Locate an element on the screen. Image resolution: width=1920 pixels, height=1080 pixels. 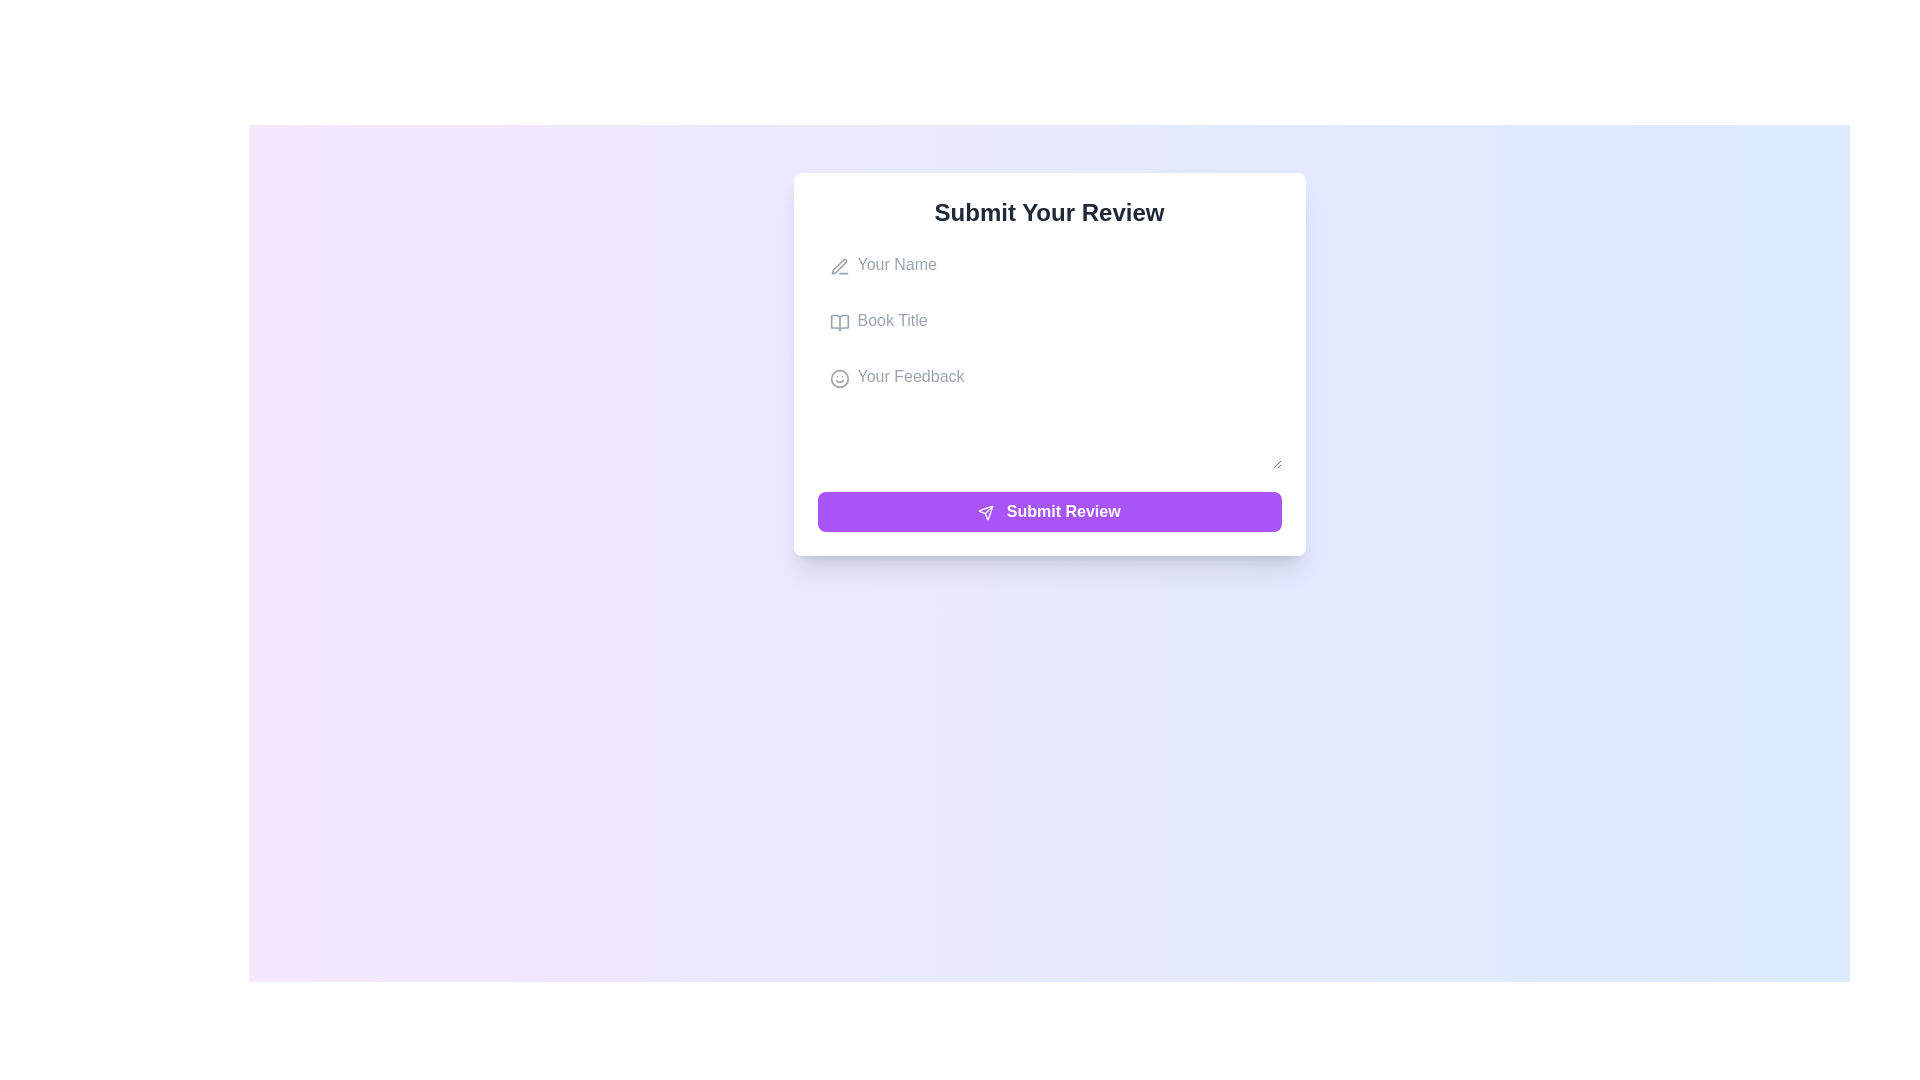
the graphical icon resembling a pen or pencil located near the top-left of the 'Submit Your Review' form, adjacent to the 'Your Name' text field is located at coordinates (839, 265).